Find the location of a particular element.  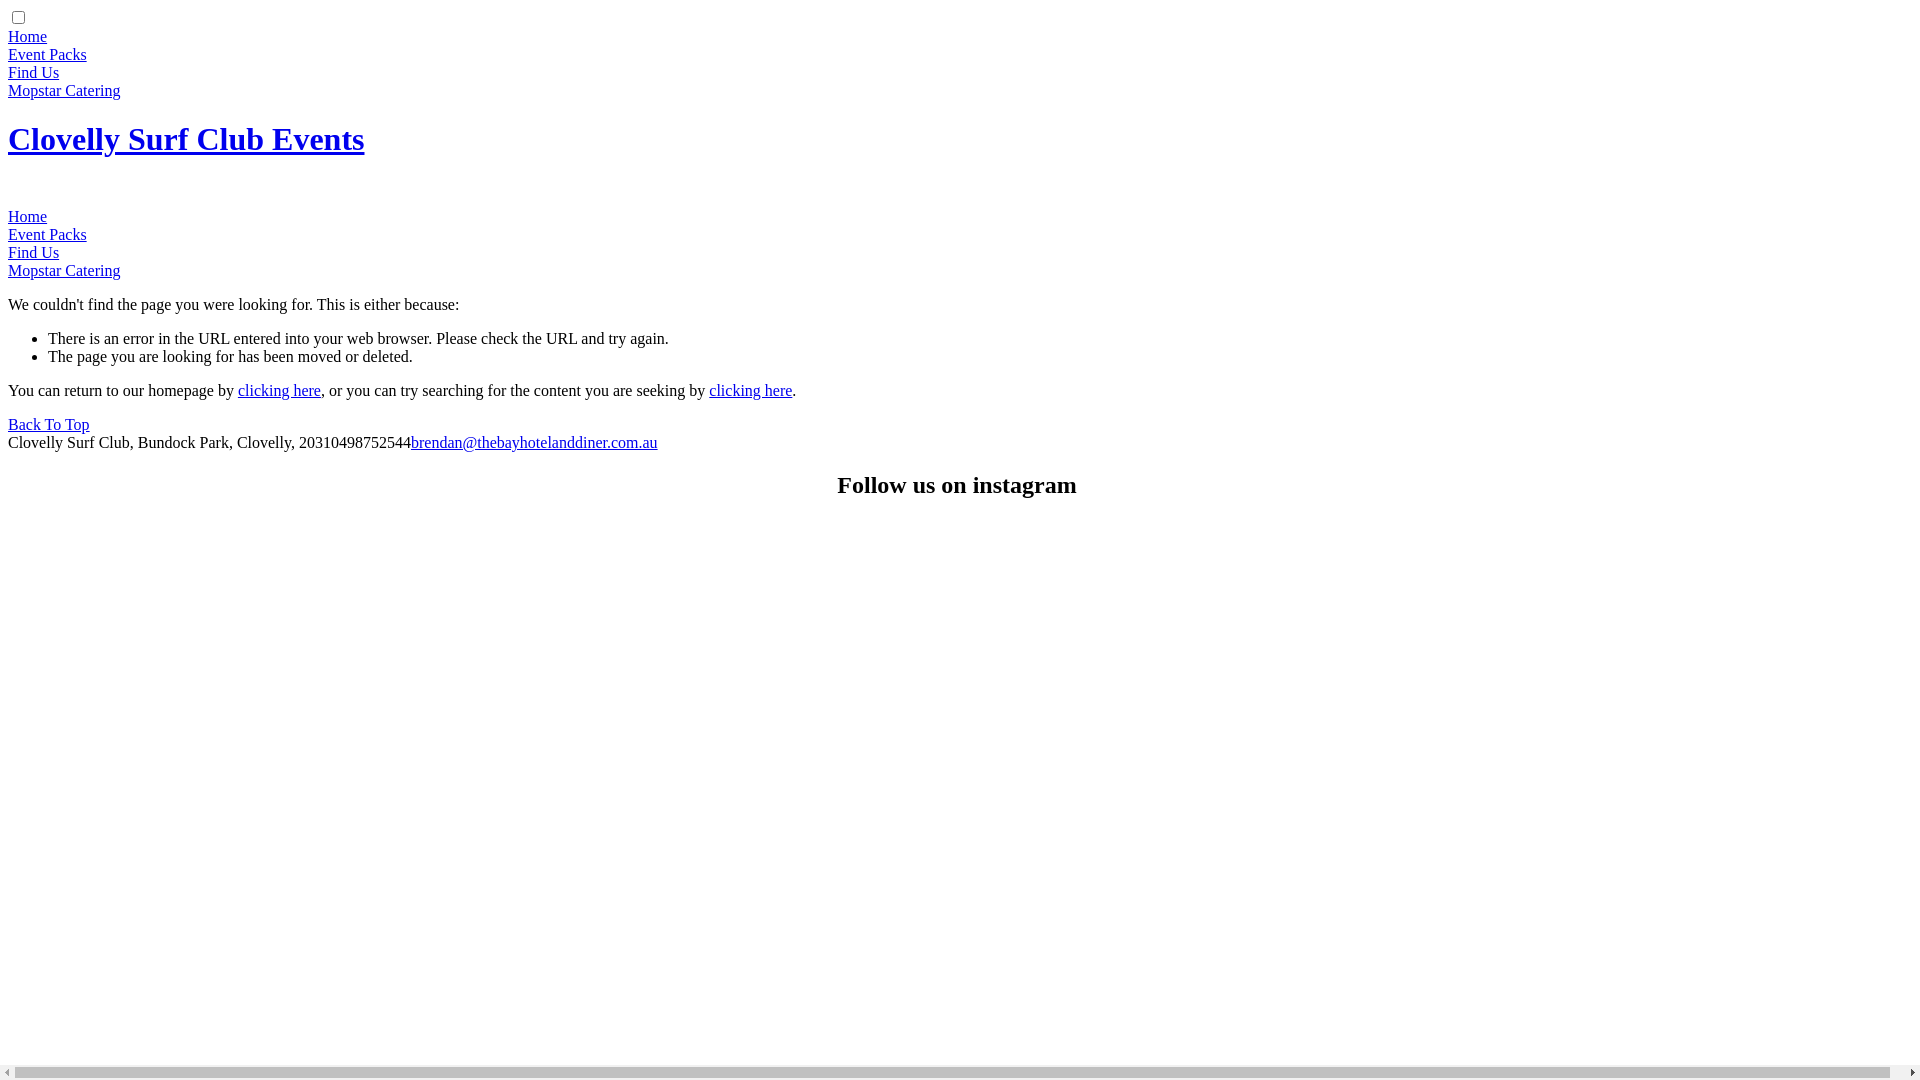

'Event Packs' is located at coordinates (47, 53).